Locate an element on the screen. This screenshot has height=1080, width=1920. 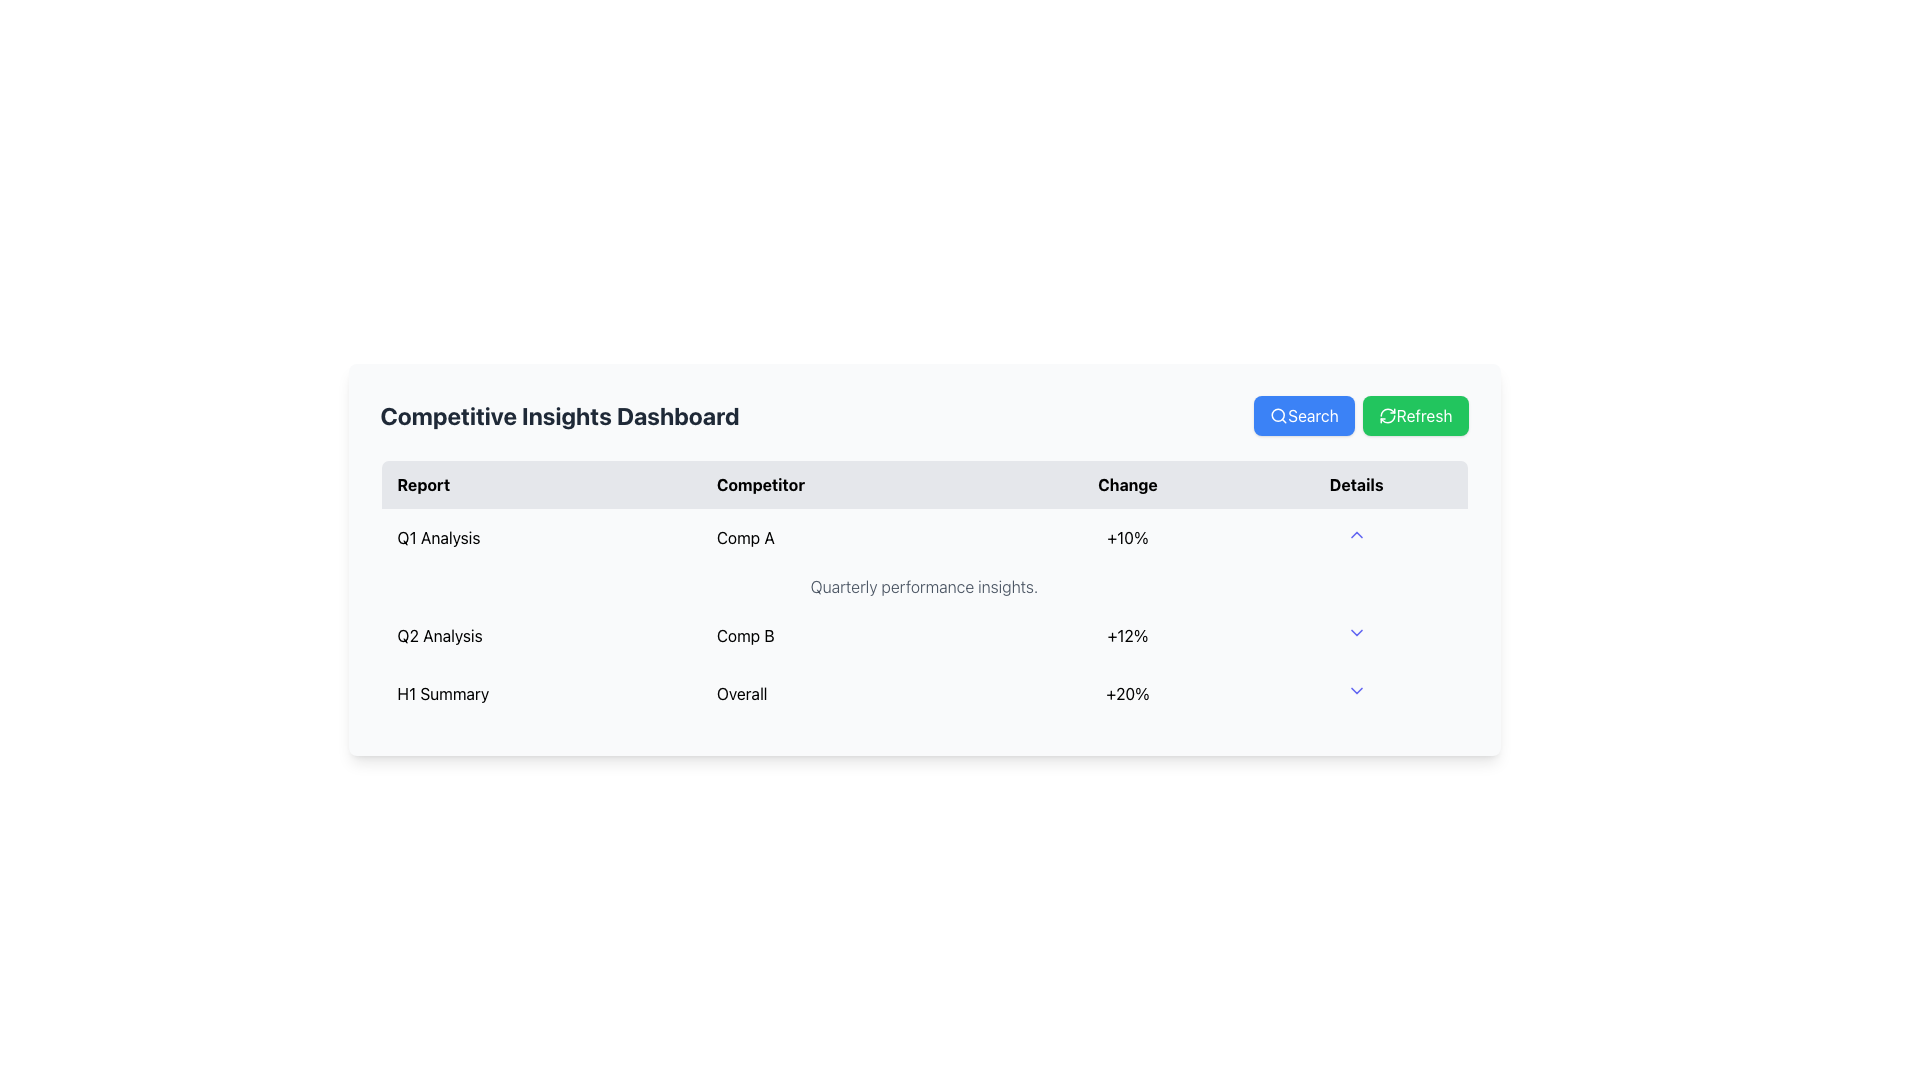
the text label displaying '+20%' located in the 'Change' column of the 'H1 Summary' row in the table is located at coordinates (1128, 693).